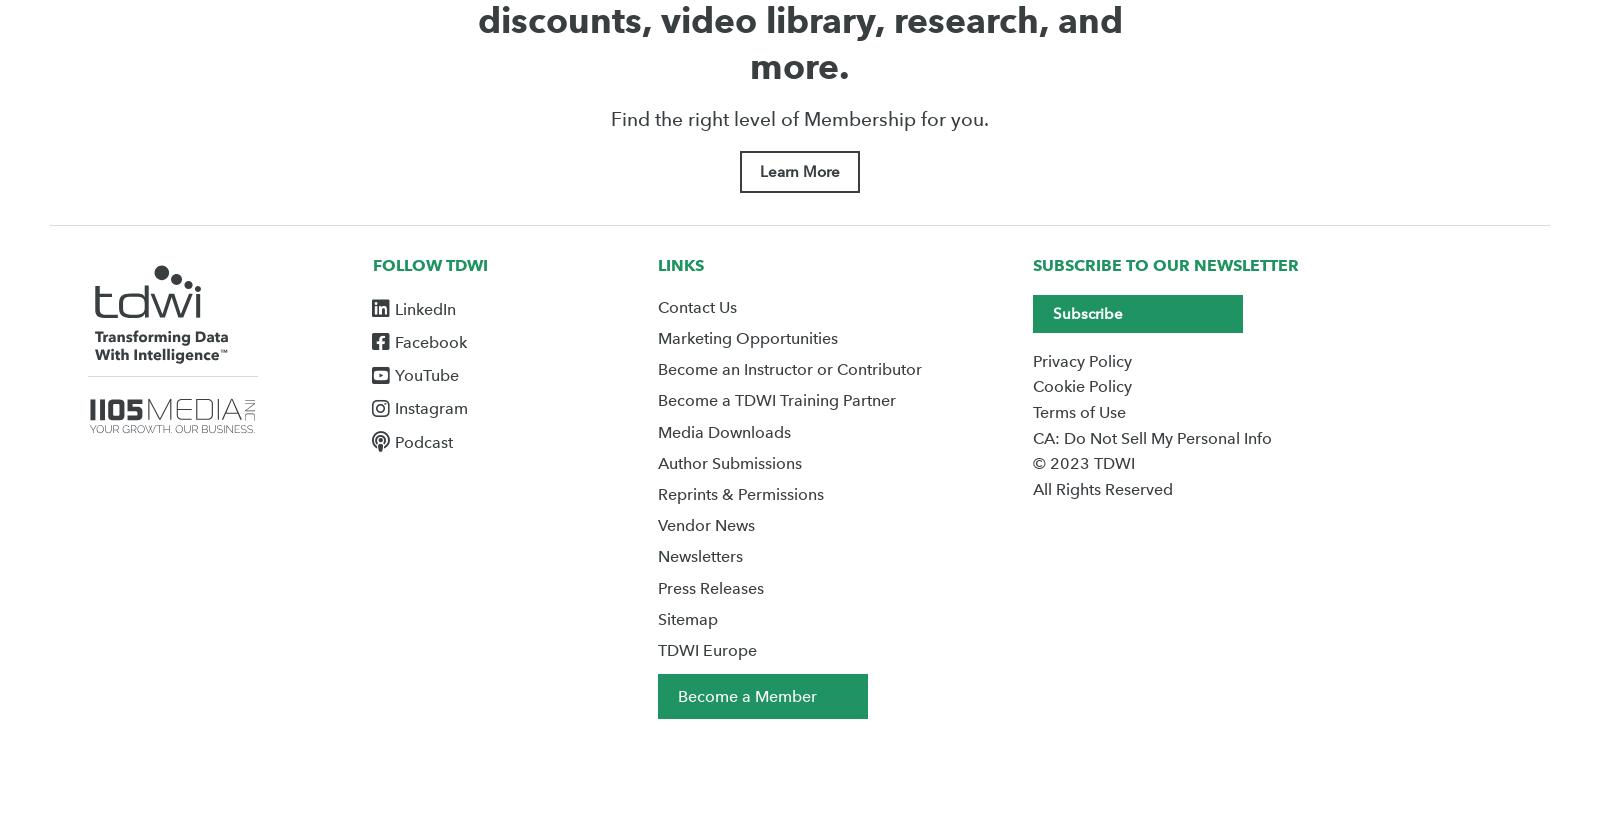  Describe the element at coordinates (1164, 264) in the screenshot. I see `'SUBSCRIBE TO OUR NEWSLETTER'` at that location.